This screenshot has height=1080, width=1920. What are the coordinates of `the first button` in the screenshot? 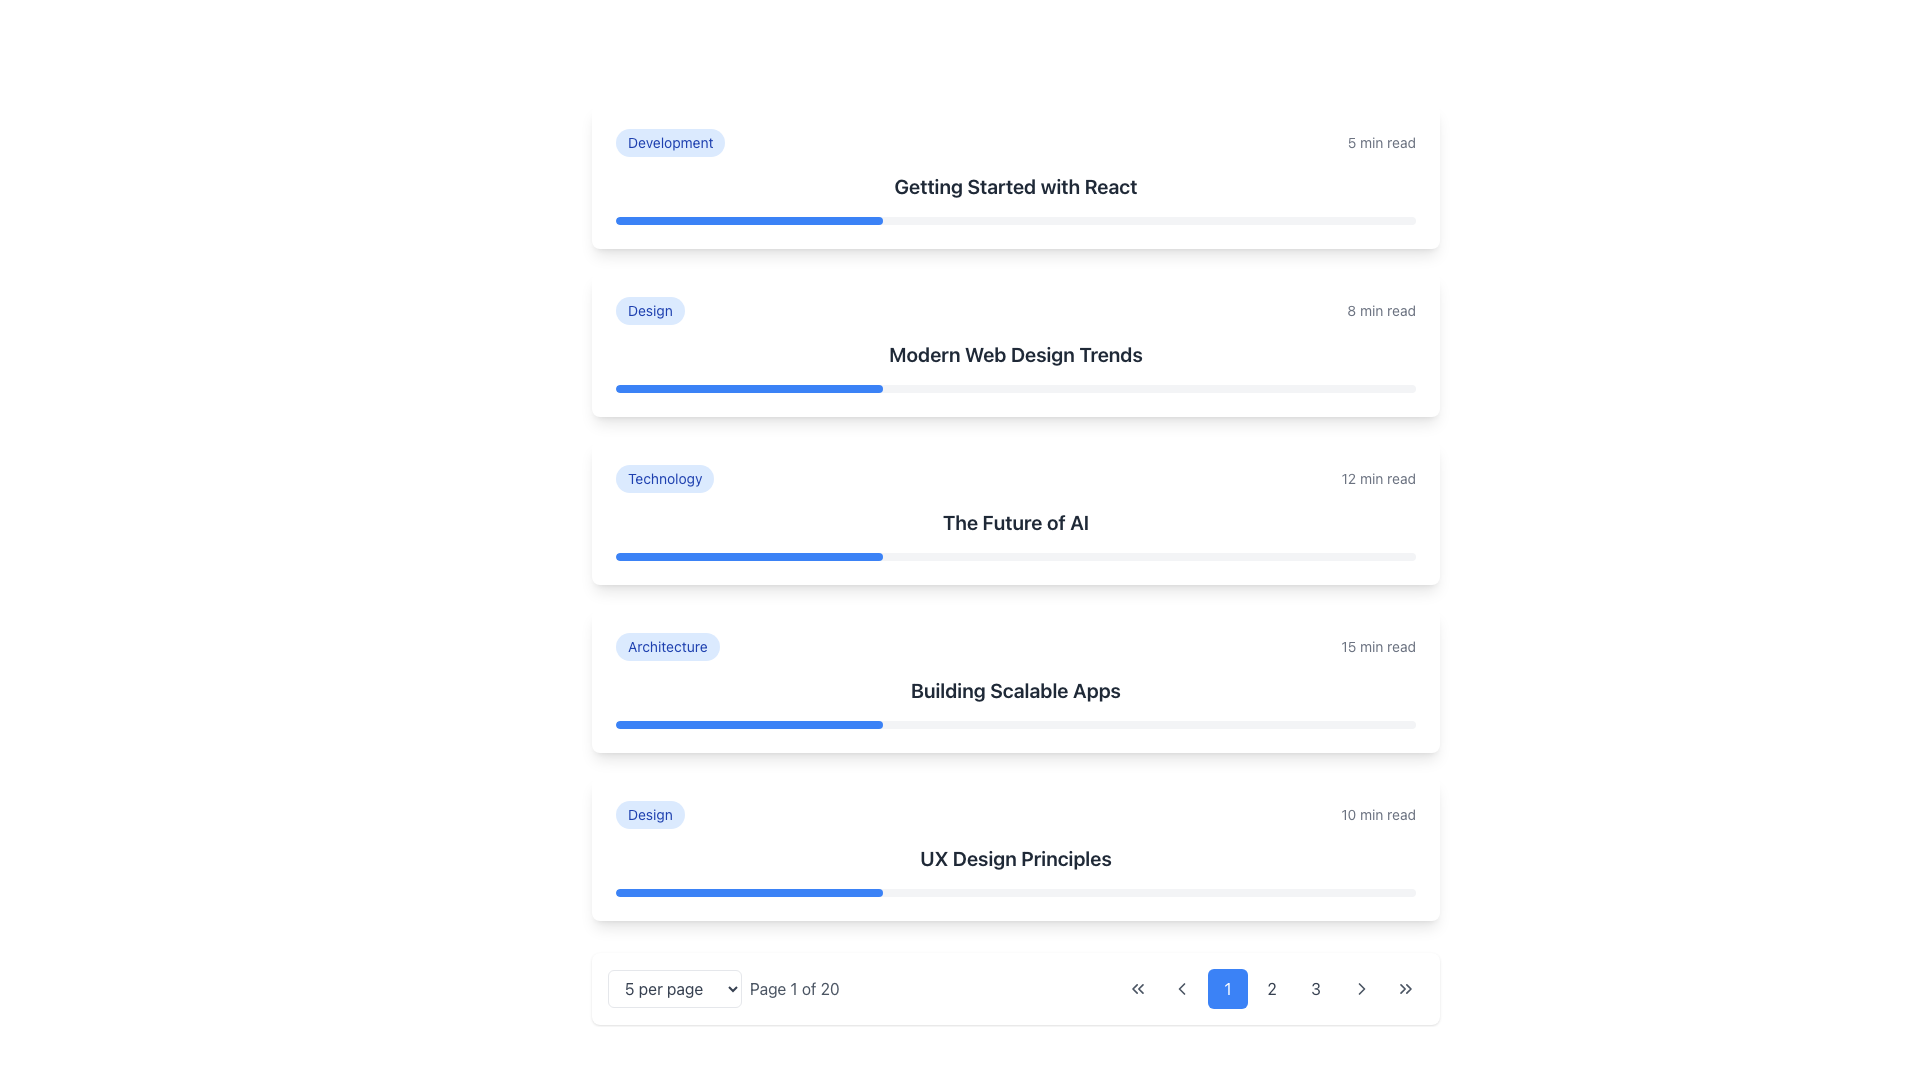 It's located at (1137, 987).